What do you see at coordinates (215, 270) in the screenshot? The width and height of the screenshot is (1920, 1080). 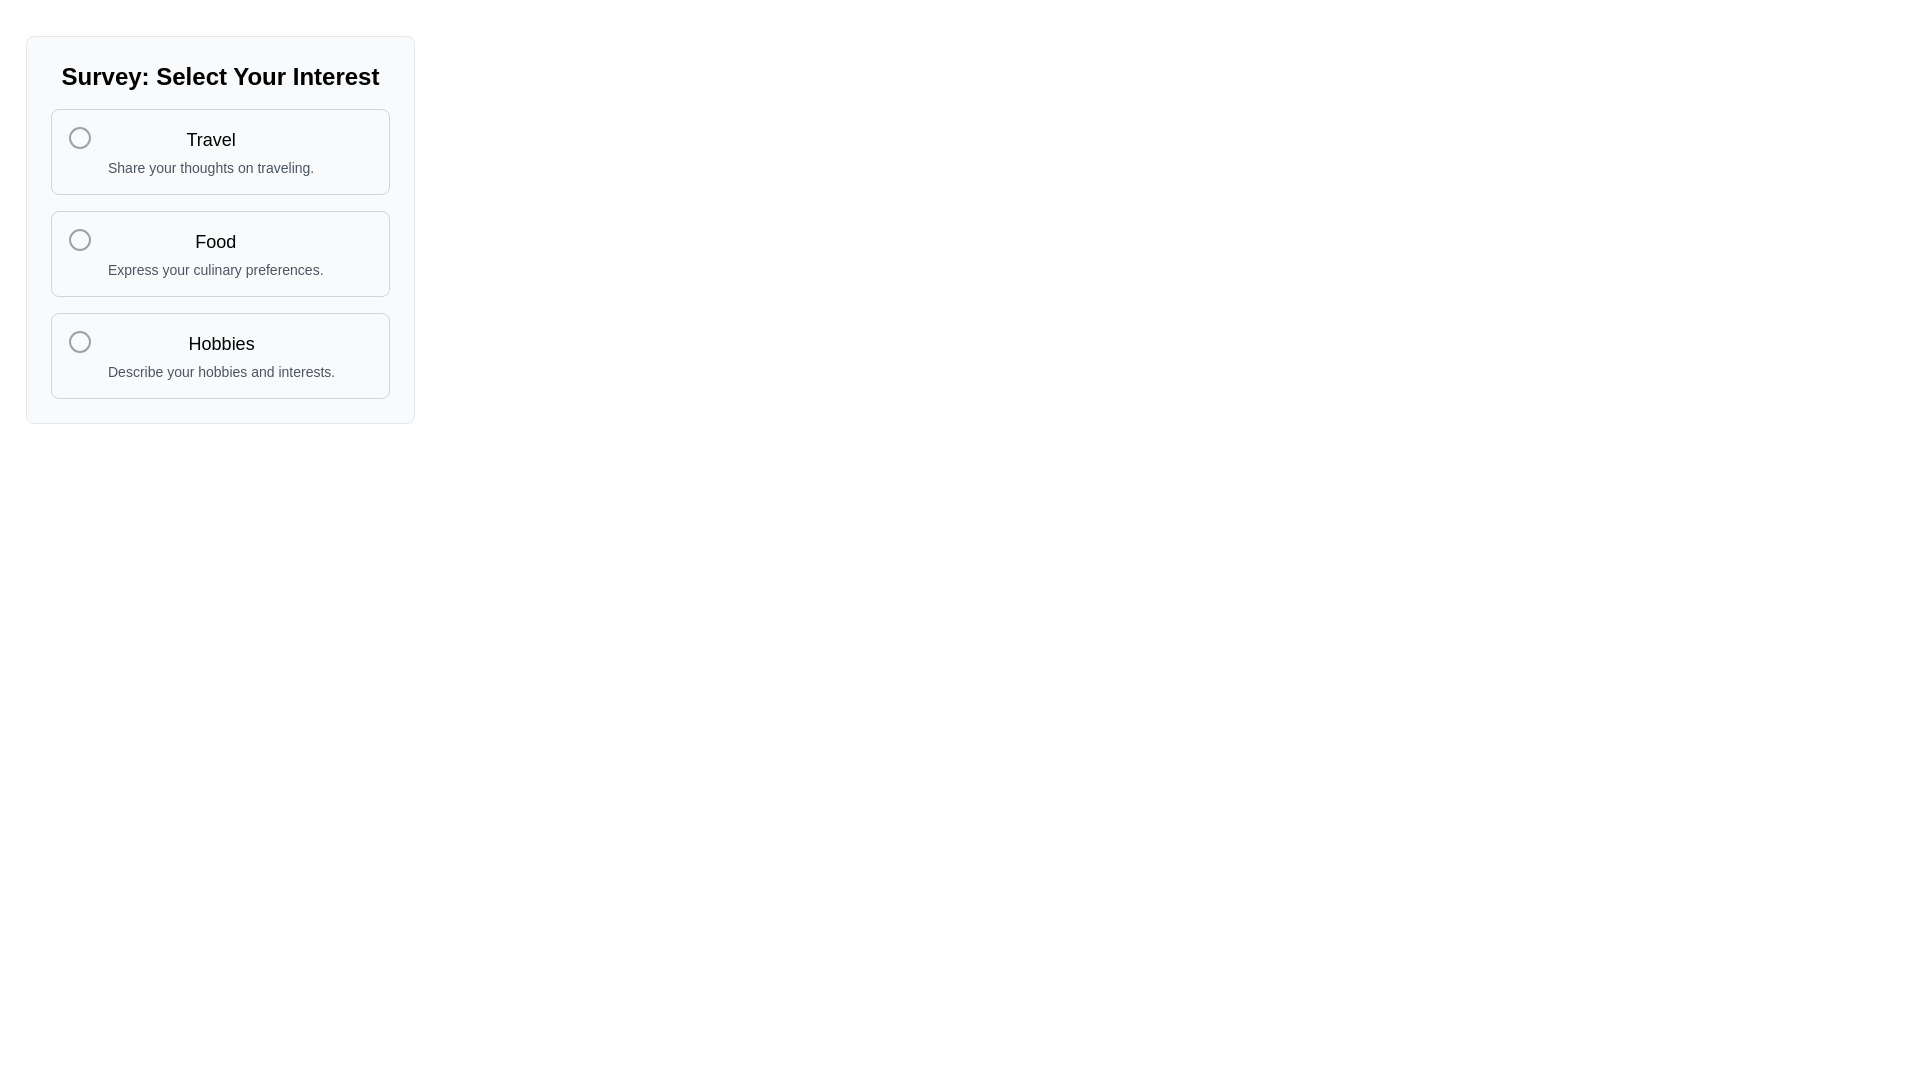 I see `the descriptive text element providing context for the topic 'Food', located below the main text 'Food' in the survey section` at bounding box center [215, 270].